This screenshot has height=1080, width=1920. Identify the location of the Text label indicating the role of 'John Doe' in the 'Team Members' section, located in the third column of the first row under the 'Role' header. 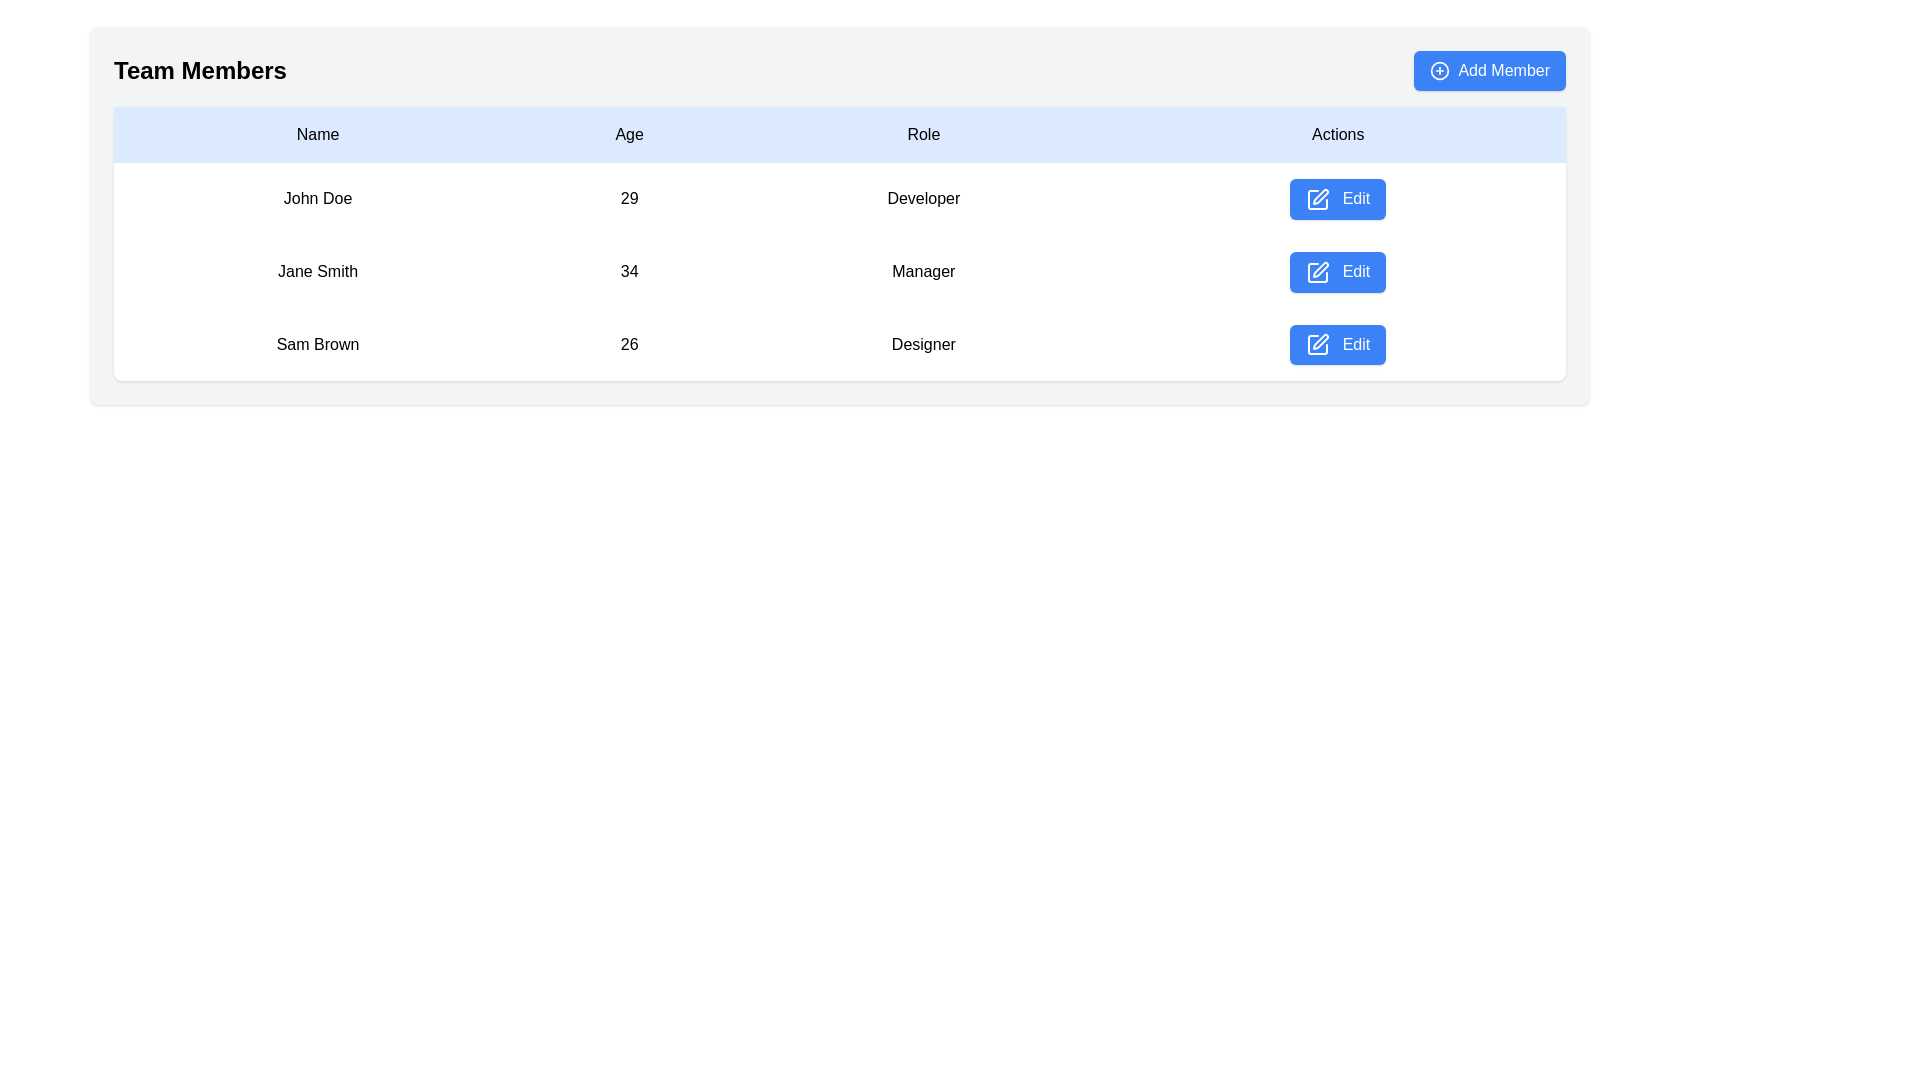
(922, 199).